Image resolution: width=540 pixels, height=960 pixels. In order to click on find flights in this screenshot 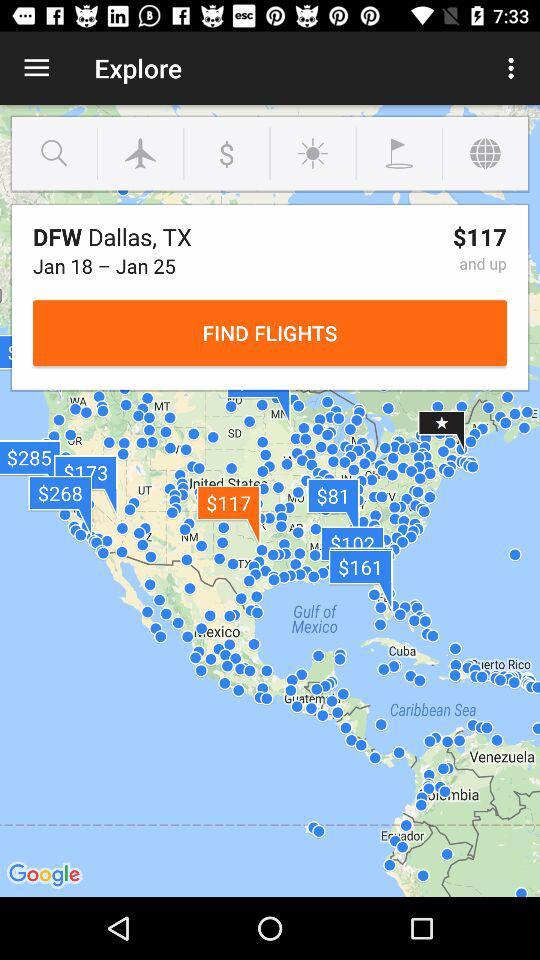, I will do `click(270, 333)`.